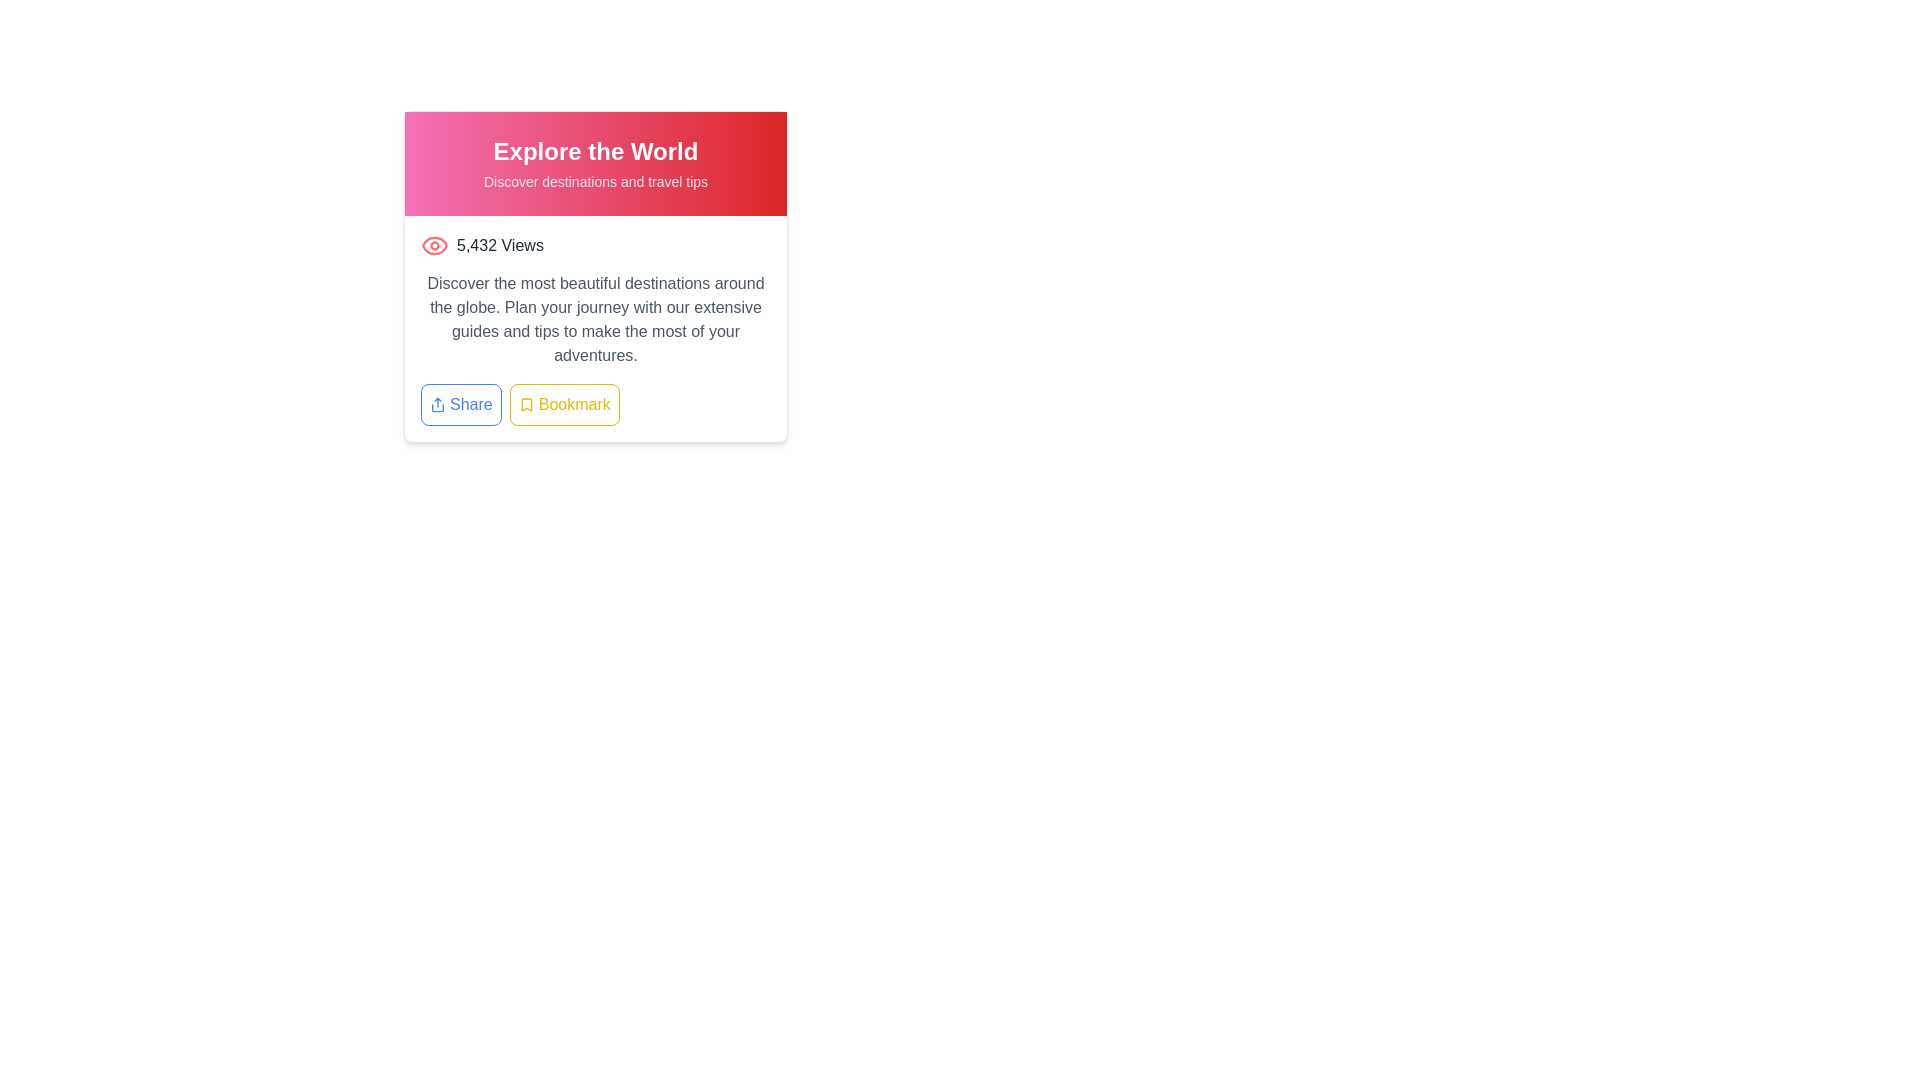 Image resolution: width=1920 pixels, height=1080 pixels. Describe the element at coordinates (500, 245) in the screenshot. I see `the static text displaying view count '5,432 Views', which is bold and dark gray, located to the right of an eye icon` at that location.